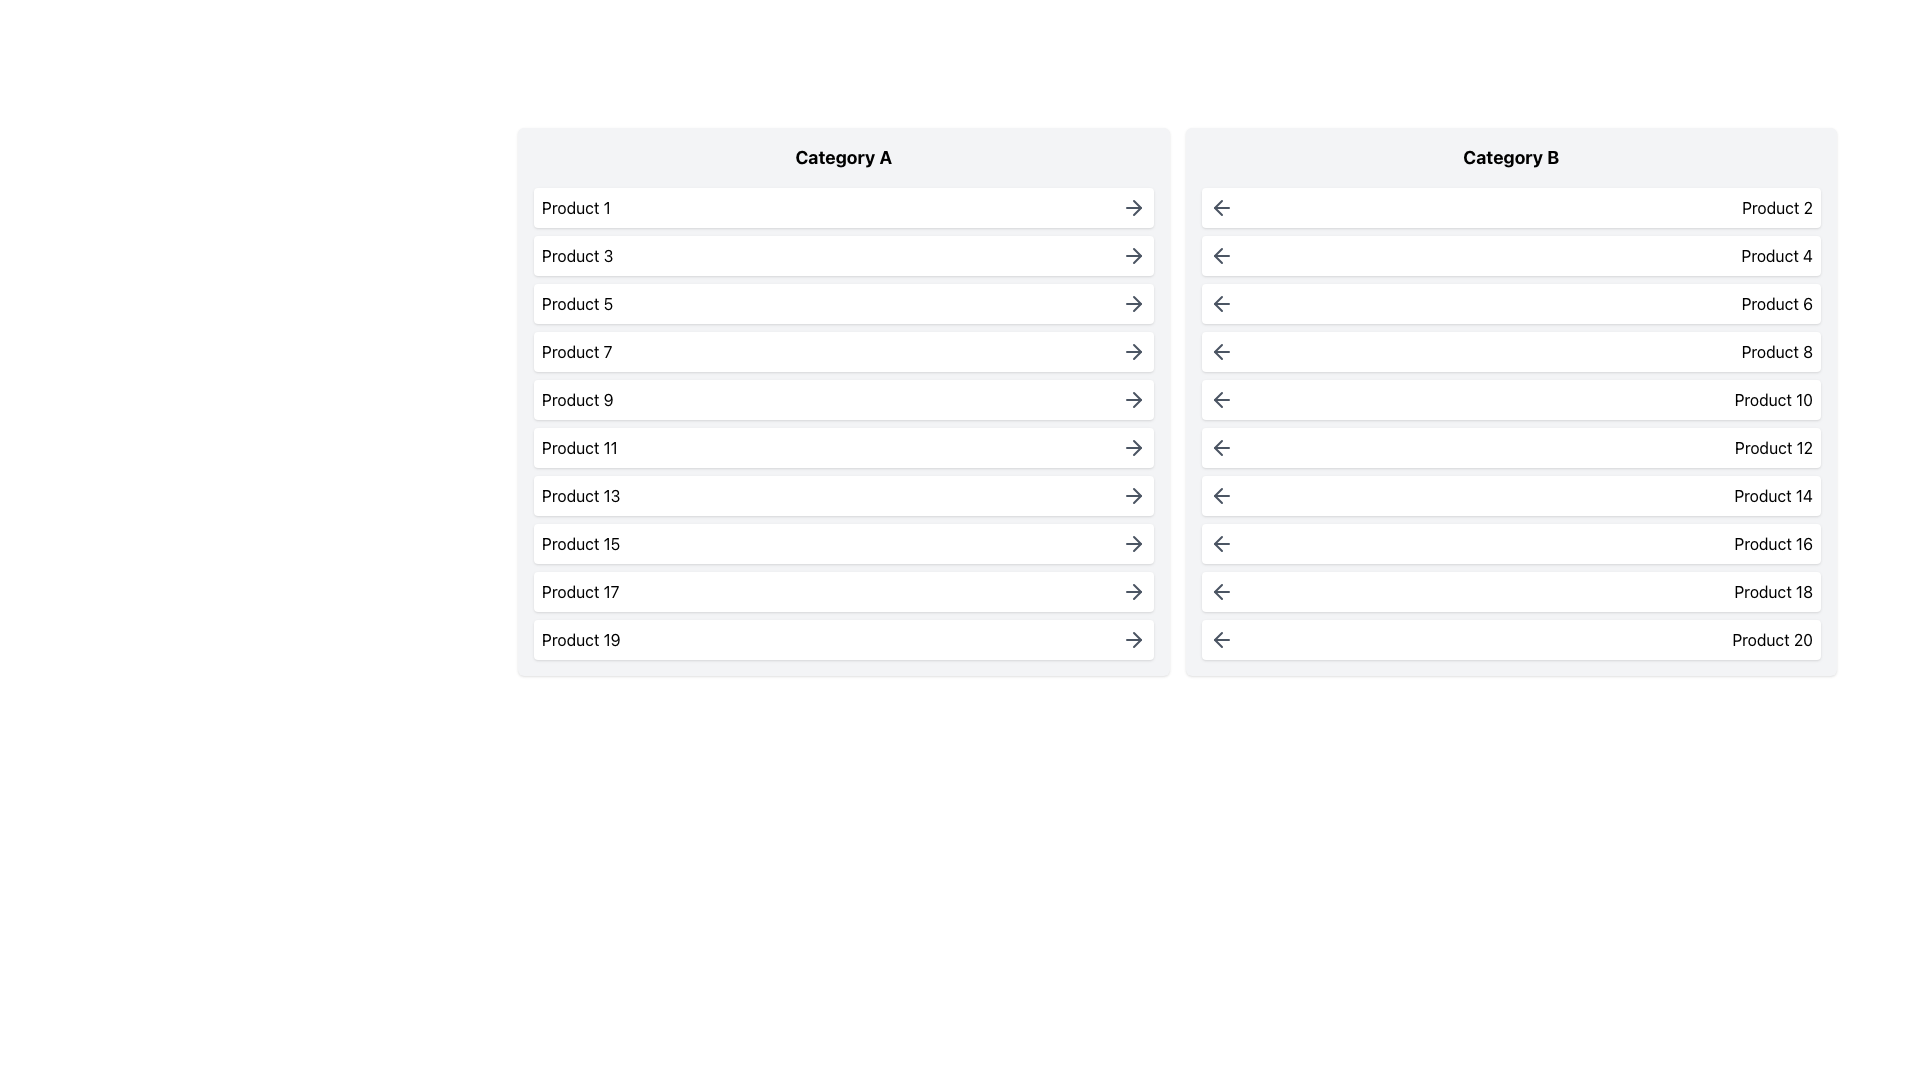  Describe the element at coordinates (843, 304) in the screenshot. I see `the interactive list item for 'Product 5', the third item under 'Category A', to enable keyboard interaction` at that location.